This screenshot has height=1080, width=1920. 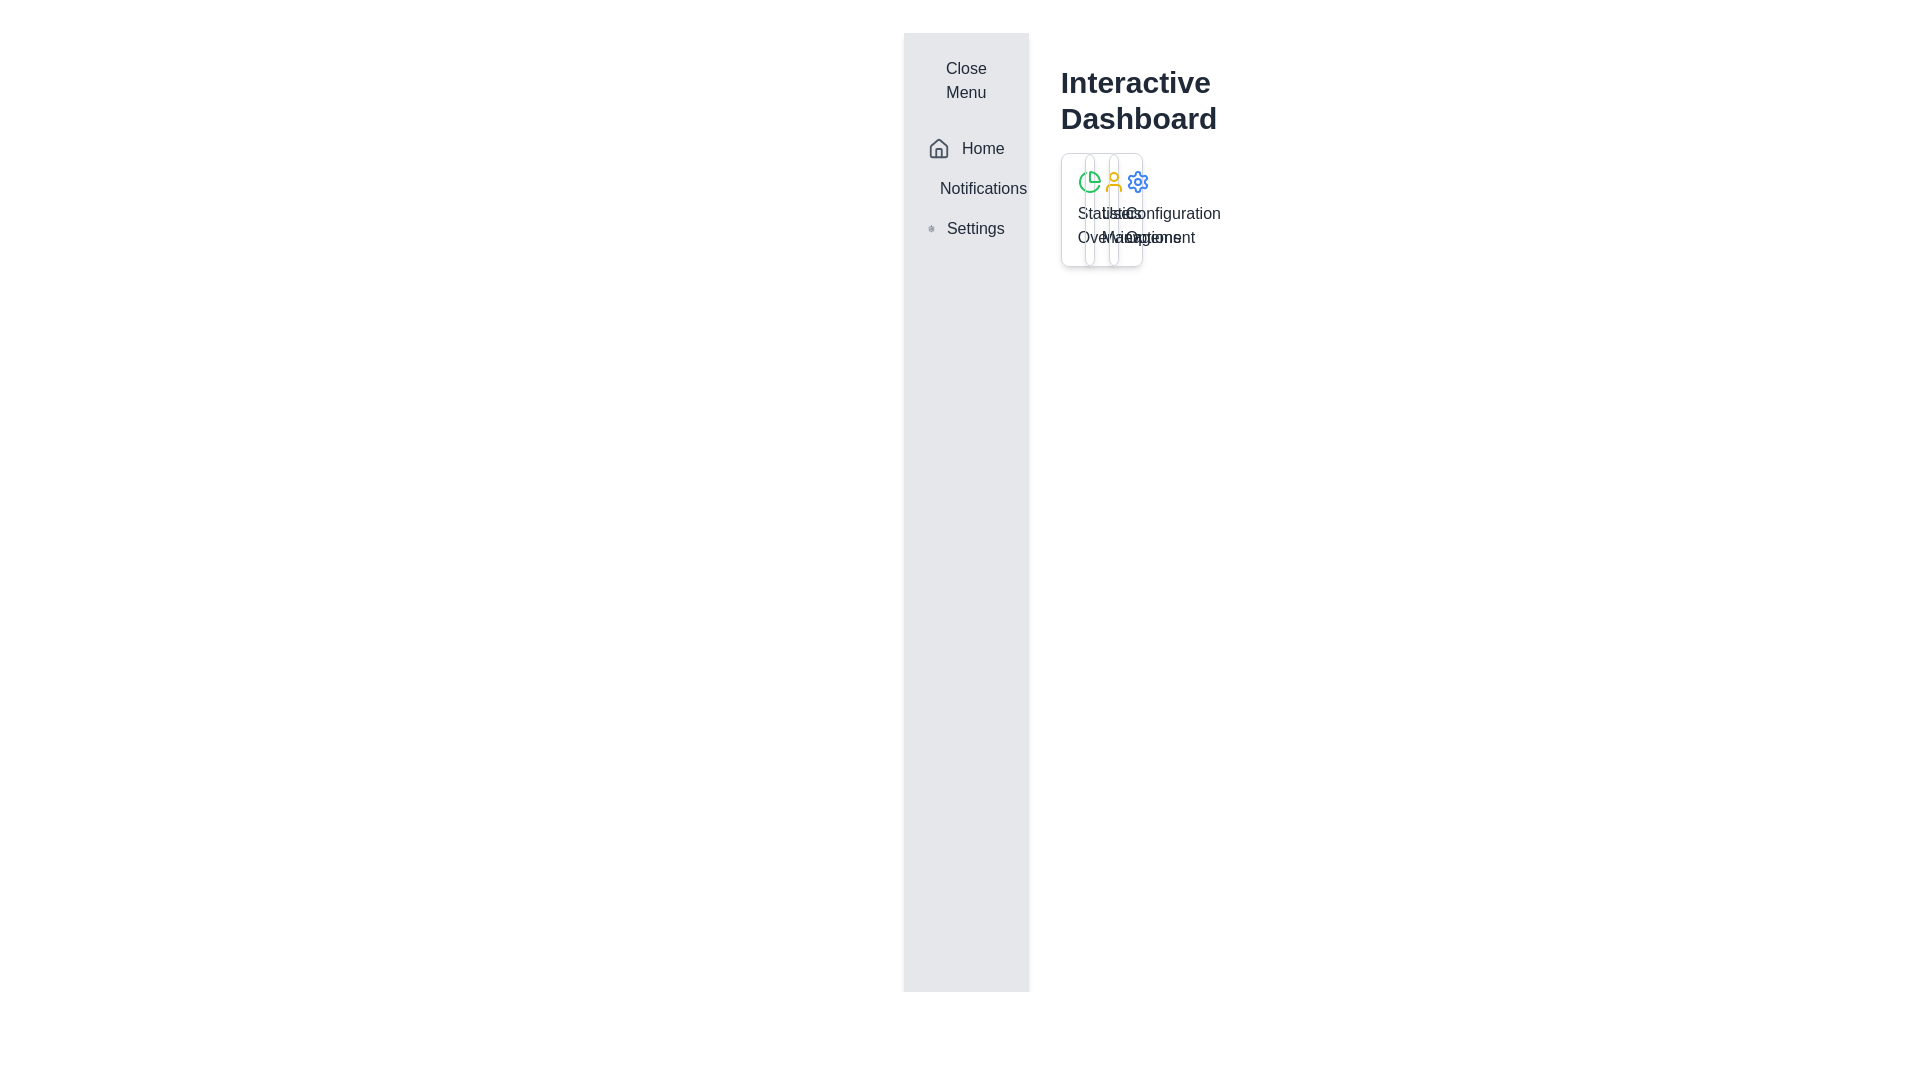 I want to click on the first segment of the pie chart icon located in the right area of the sidebar, next to the text 'Interactive Dashboard', so click(x=1093, y=176).